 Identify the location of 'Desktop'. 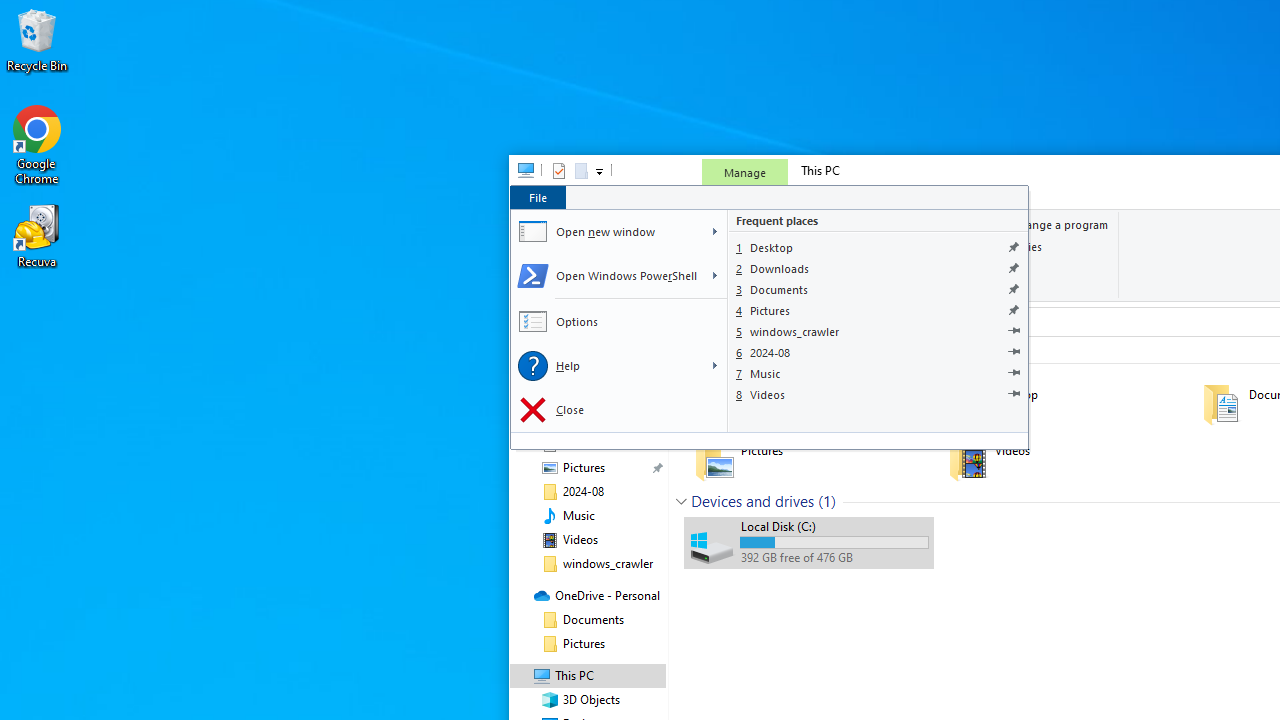
(878, 246).